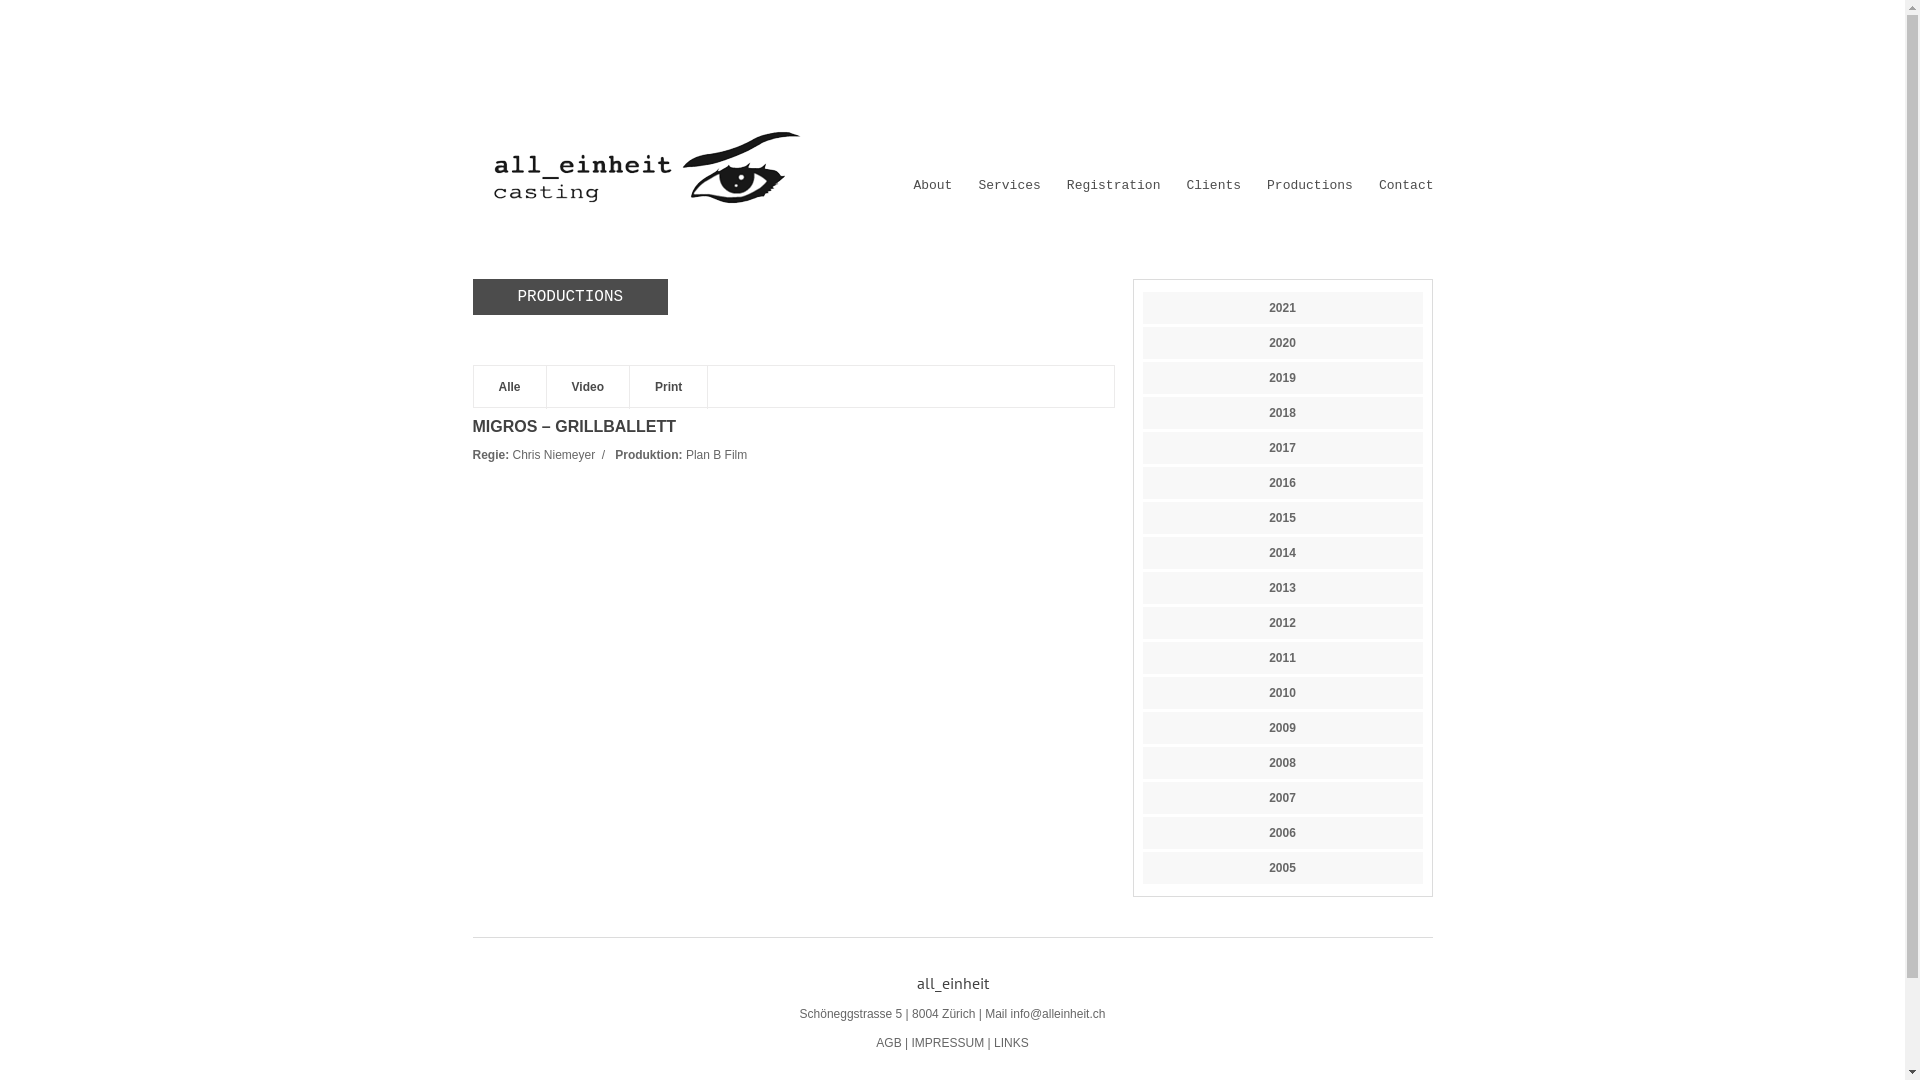  Describe the element at coordinates (1282, 482) in the screenshot. I see `'2016'` at that location.